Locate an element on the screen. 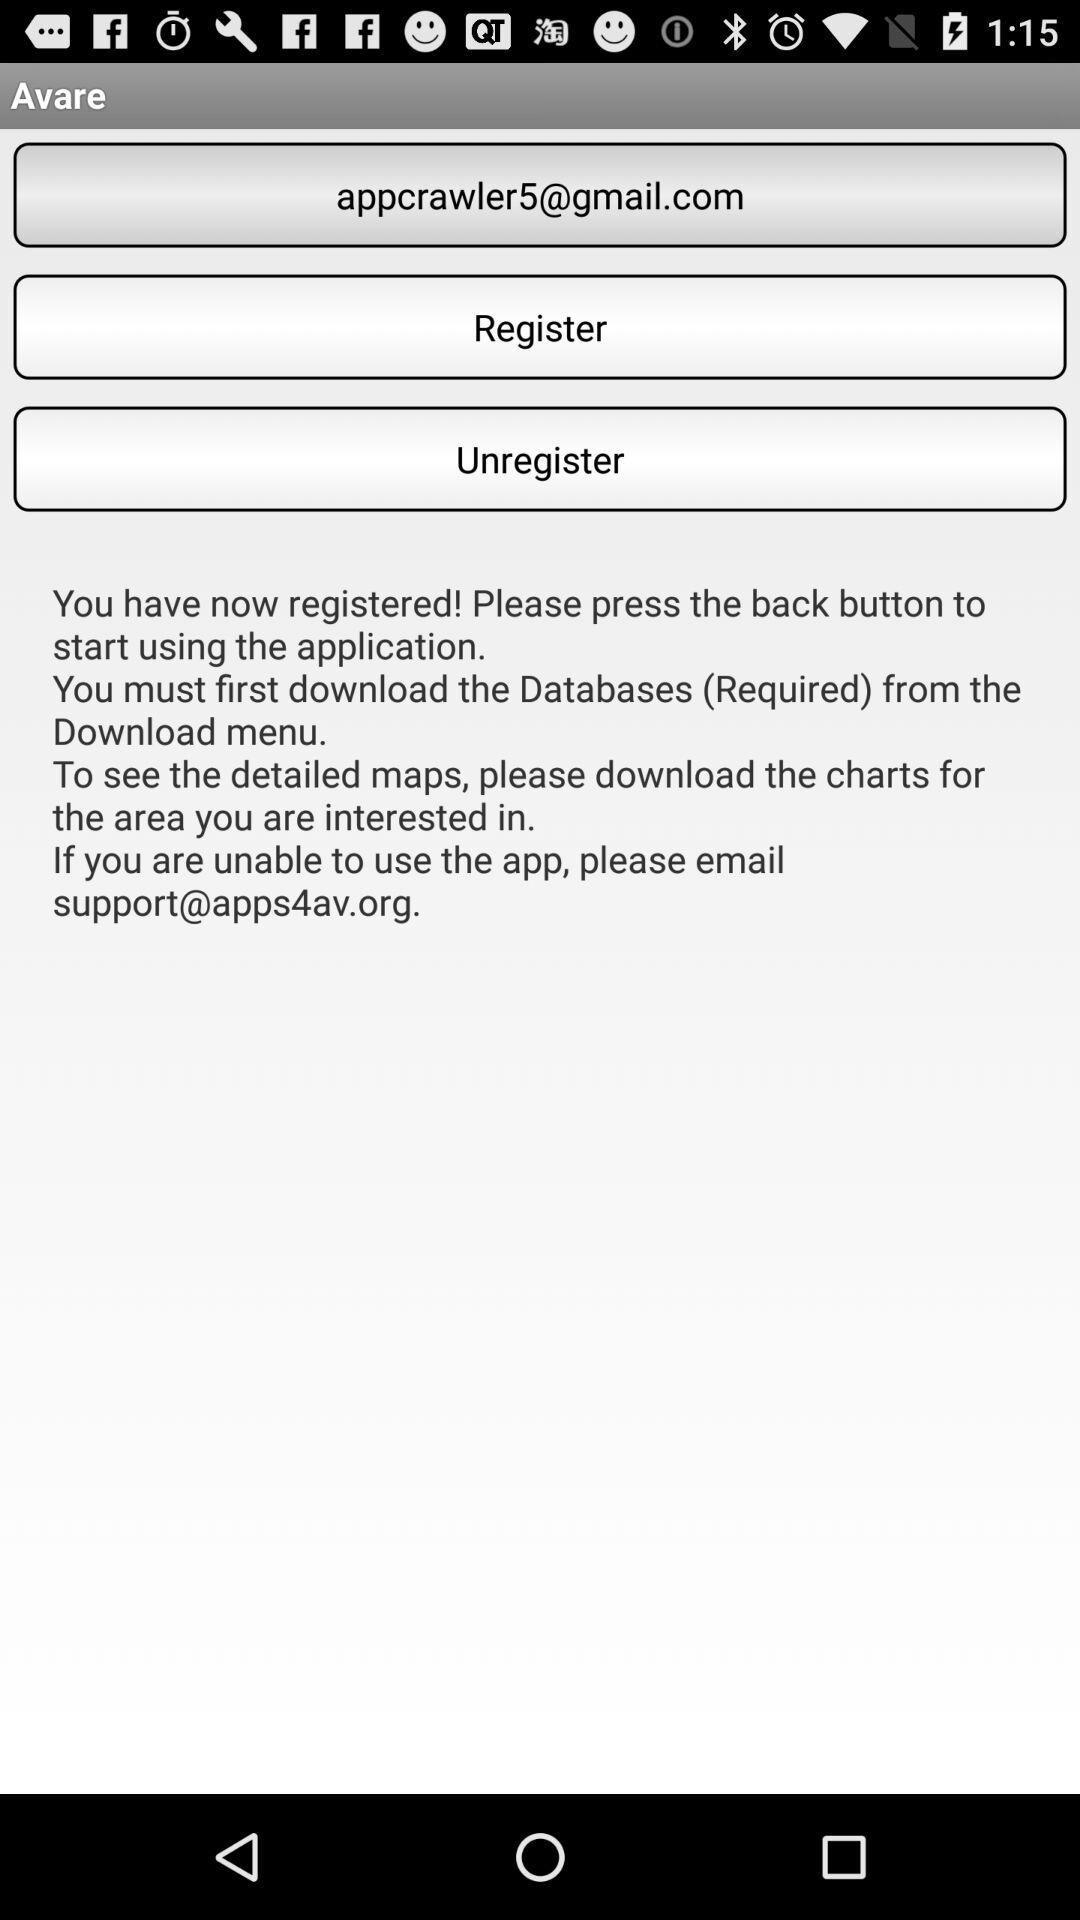 Image resolution: width=1080 pixels, height=1920 pixels. the icon below the avare is located at coordinates (540, 195).